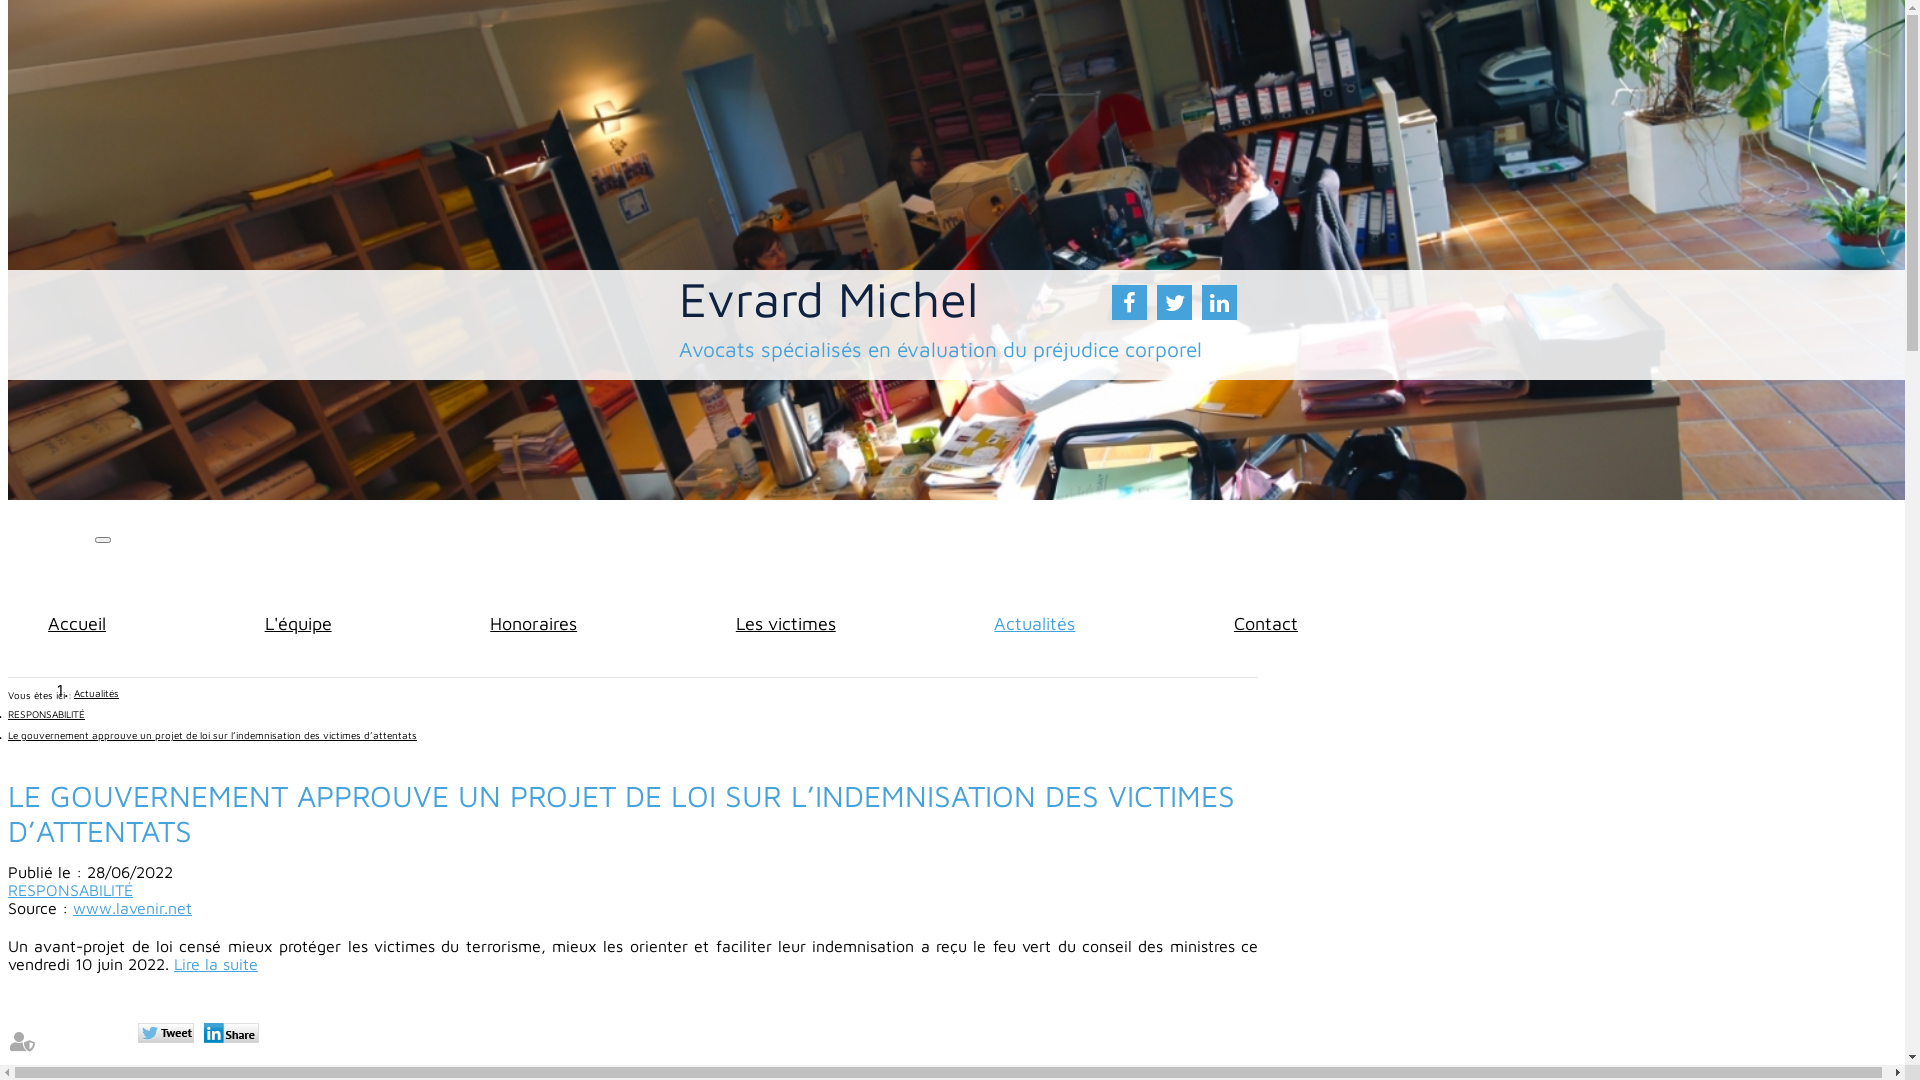 The height and width of the screenshot is (1080, 1920). I want to click on 'Accueil', so click(48, 622).